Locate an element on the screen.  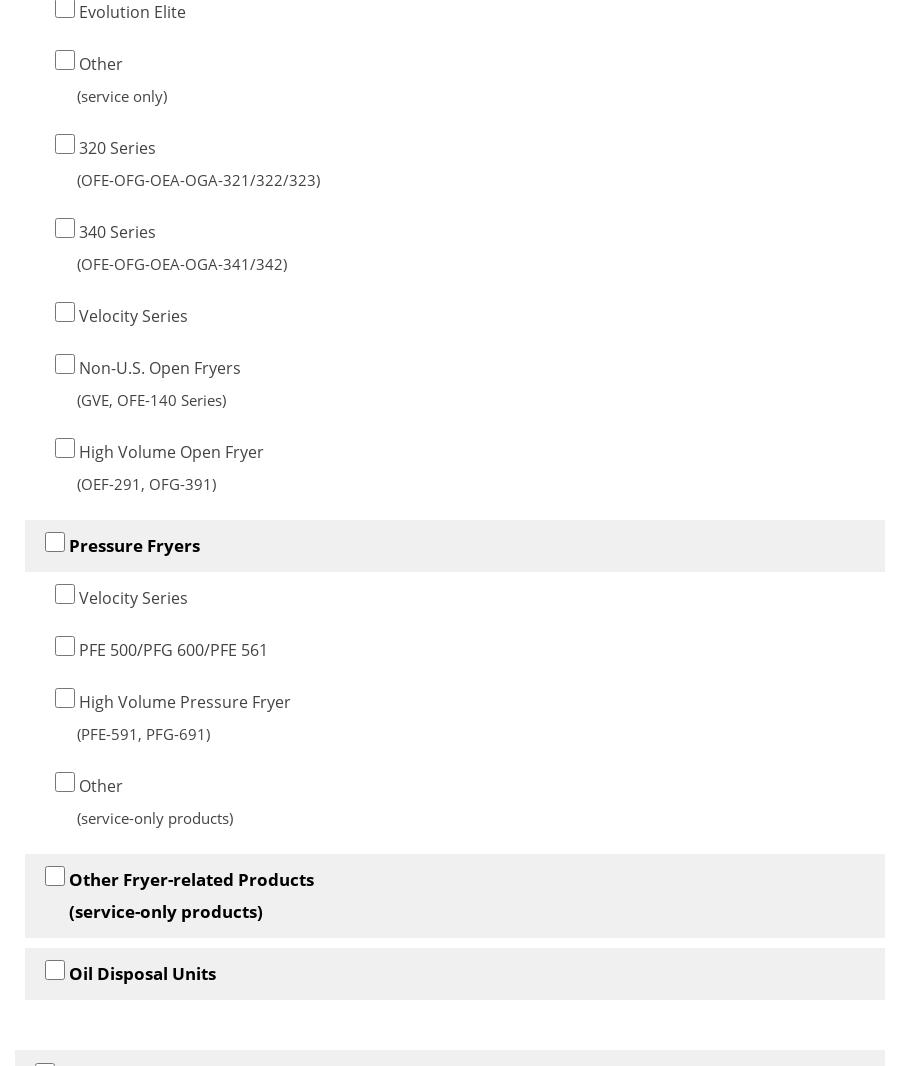
'PFE 500/PFG 600/PFE 561' is located at coordinates (171, 647).